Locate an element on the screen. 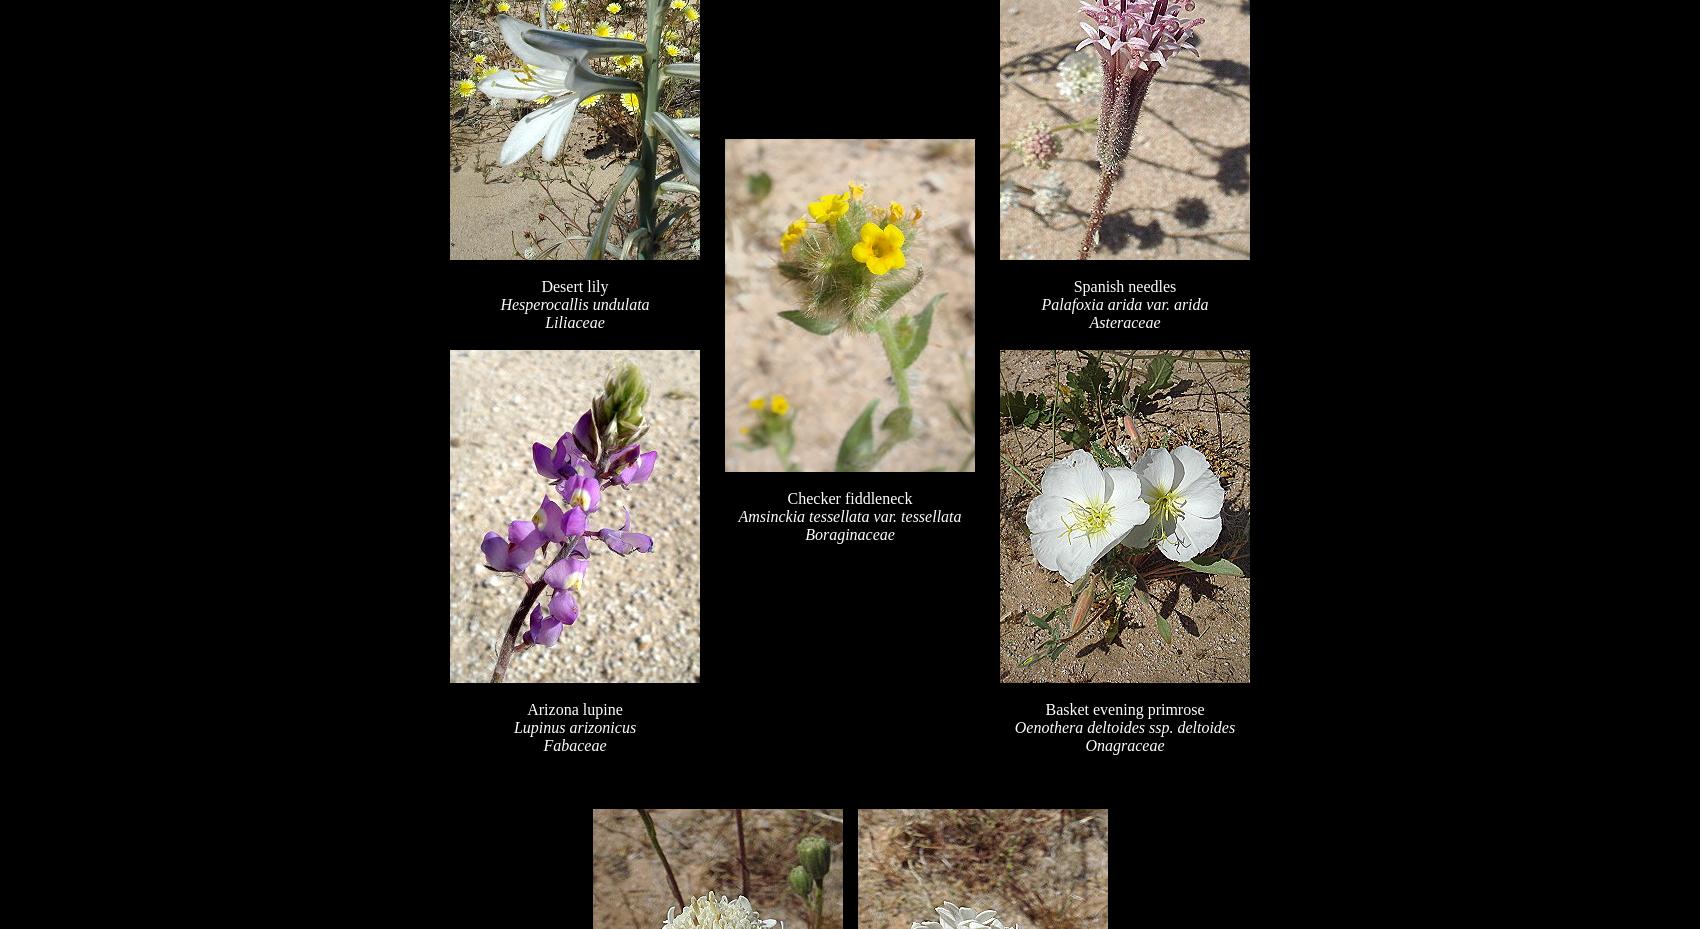  'Basket evening primrose' is located at coordinates (1043, 709).